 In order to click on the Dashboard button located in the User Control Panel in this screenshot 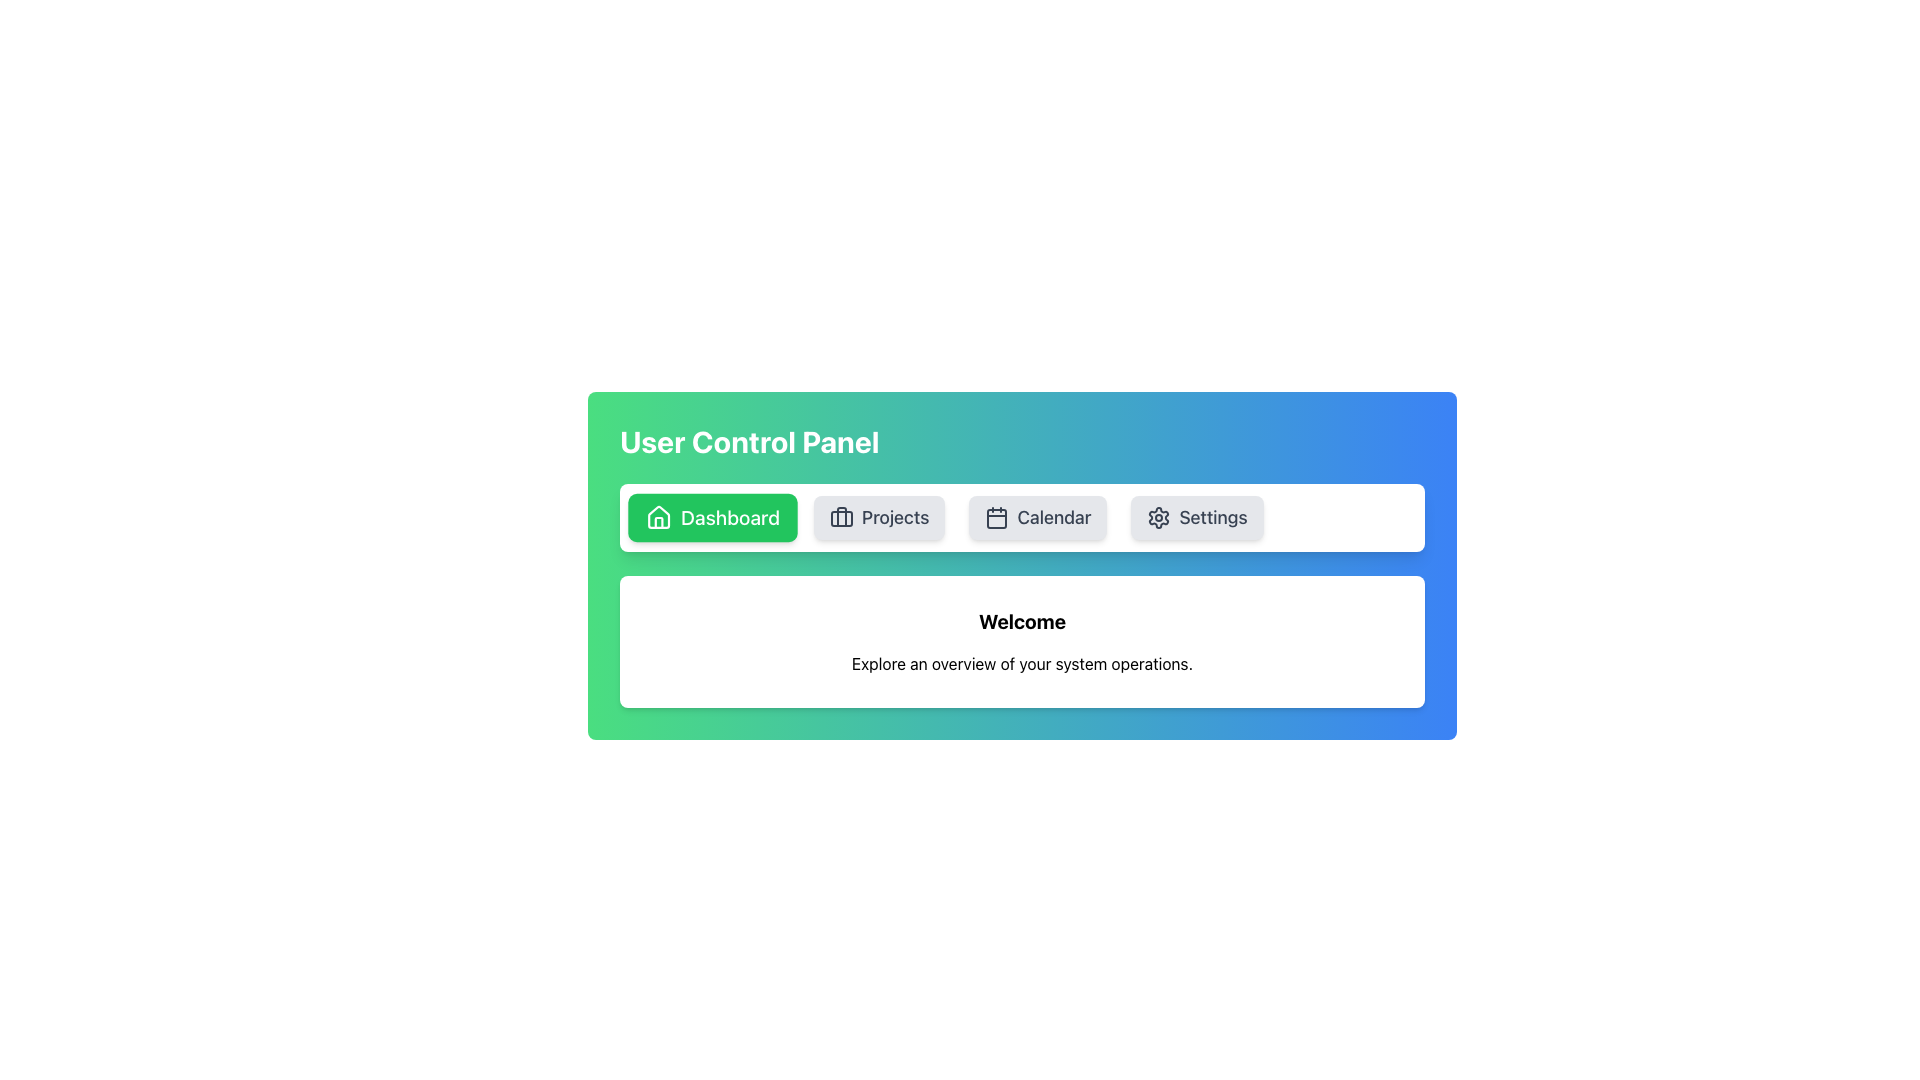, I will do `click(712, 516)`.